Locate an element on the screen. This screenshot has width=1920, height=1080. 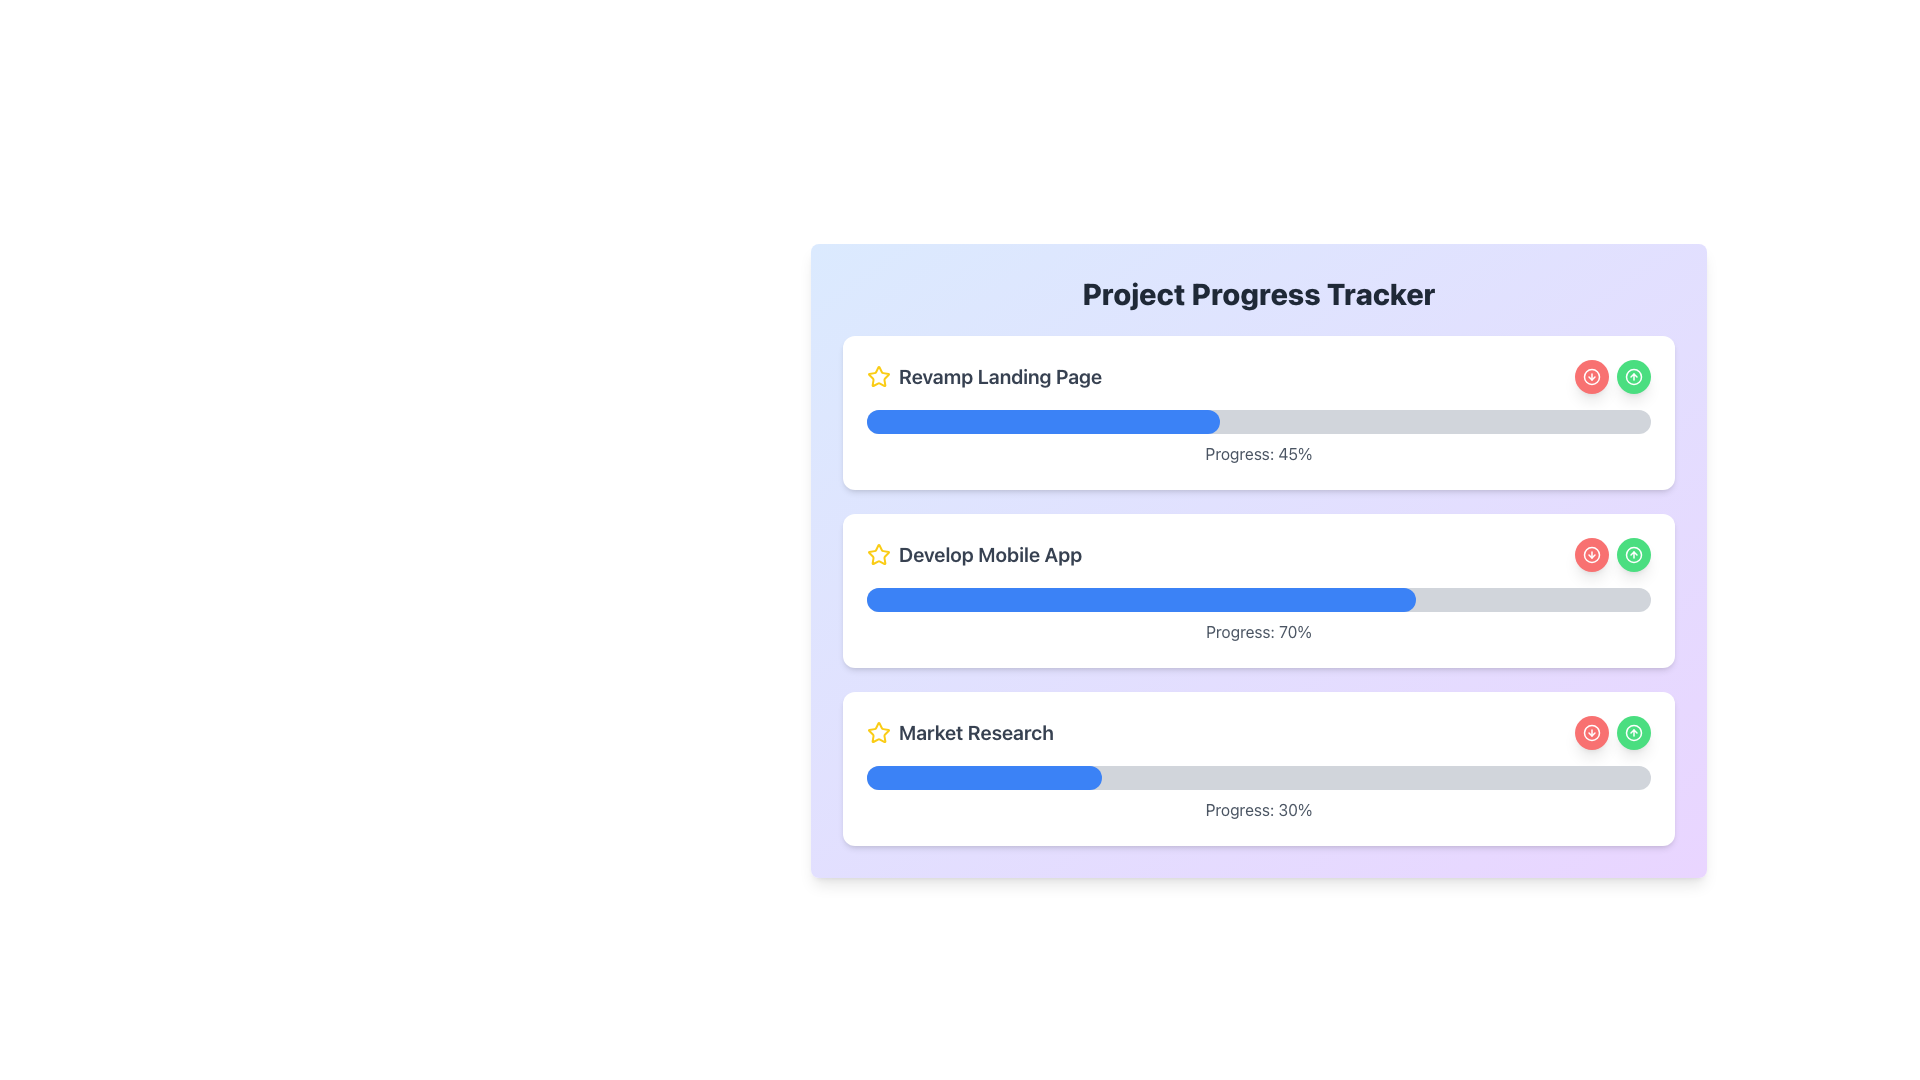
the SVG Circle element with a 10-pixel radius, located in the upper-right corner of the task card labeled 'Develop Mobile App' is located at coordinates (1591, 555).